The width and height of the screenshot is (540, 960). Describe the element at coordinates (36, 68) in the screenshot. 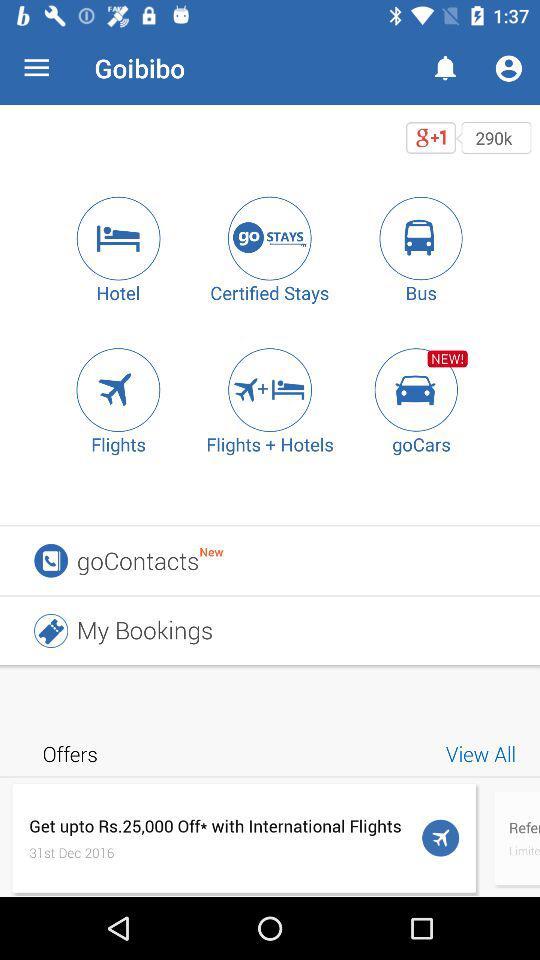

I see `item to the left of goibibo` at that location.